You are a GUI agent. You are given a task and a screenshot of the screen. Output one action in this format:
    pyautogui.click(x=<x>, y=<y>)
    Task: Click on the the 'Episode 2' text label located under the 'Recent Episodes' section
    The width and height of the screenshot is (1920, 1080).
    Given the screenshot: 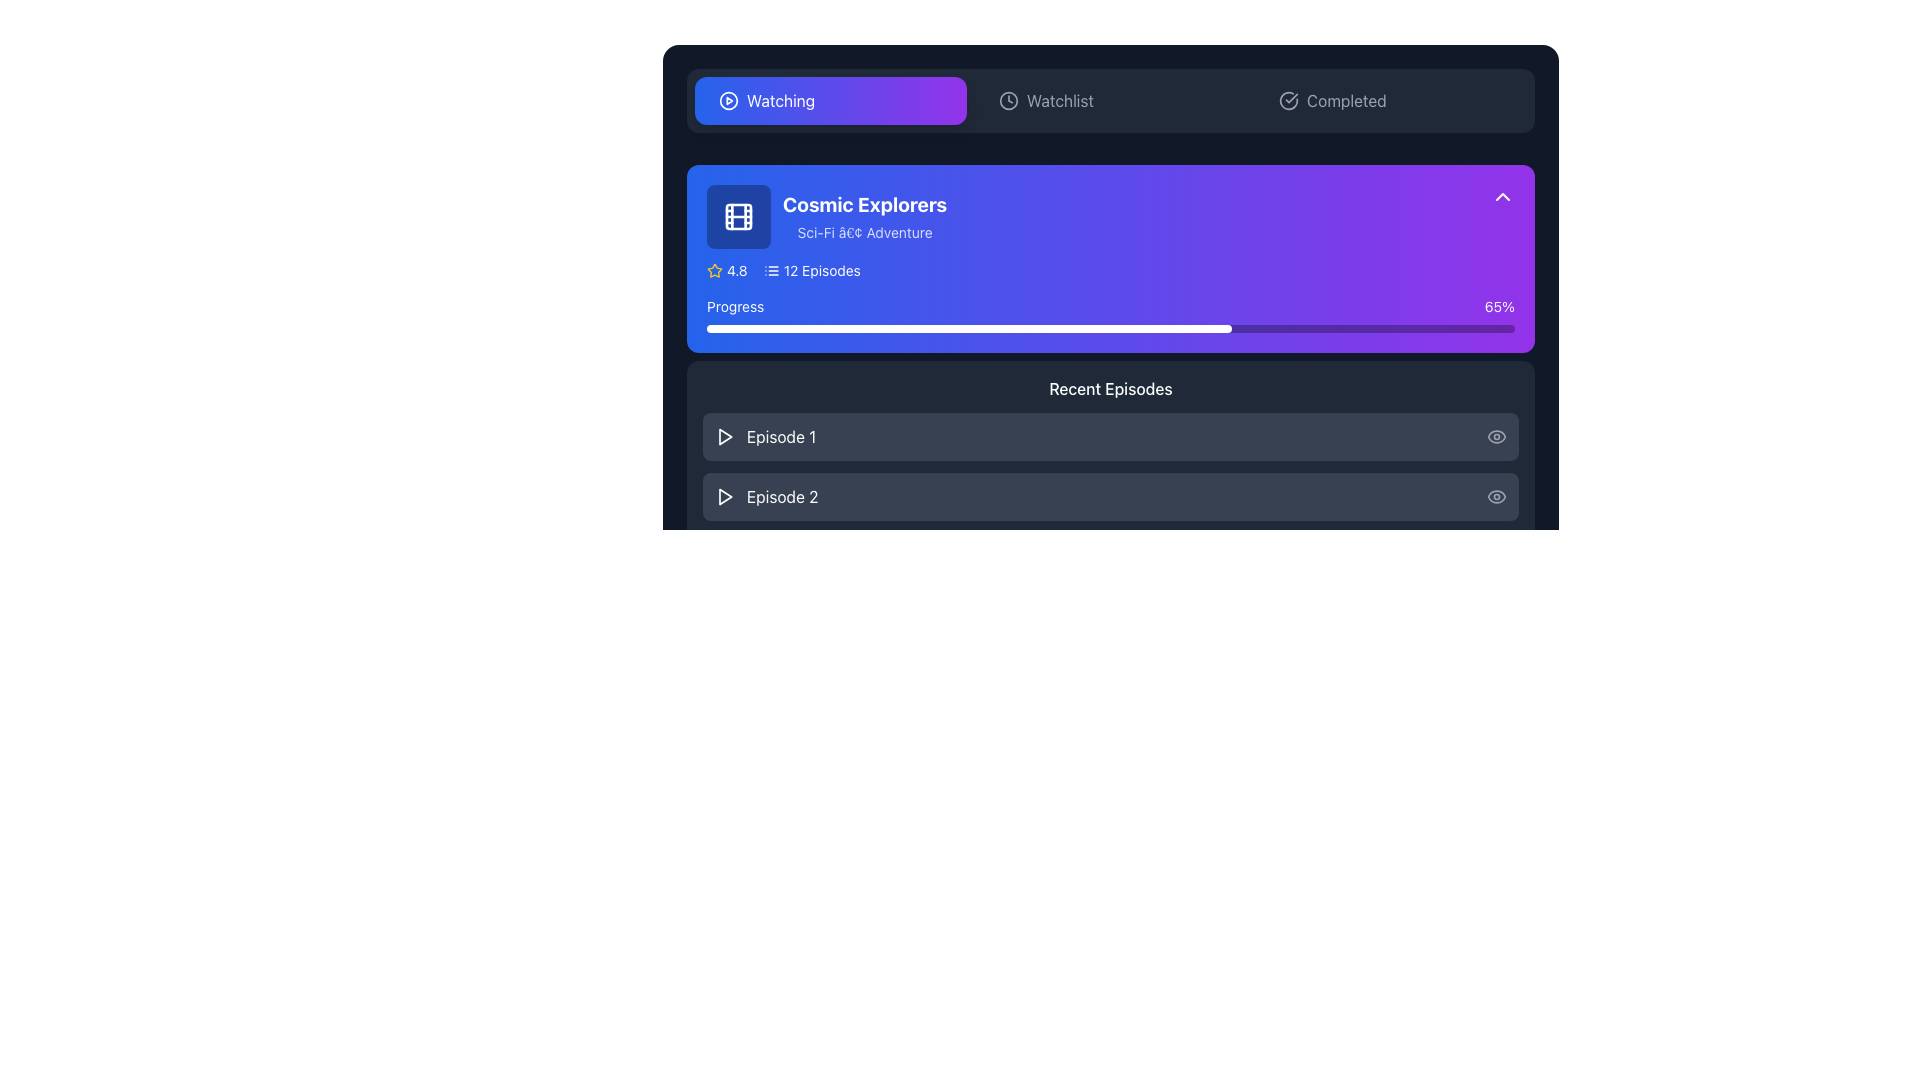 What is the action you would take?
    pyautogui.click(x=765, y=496)
    